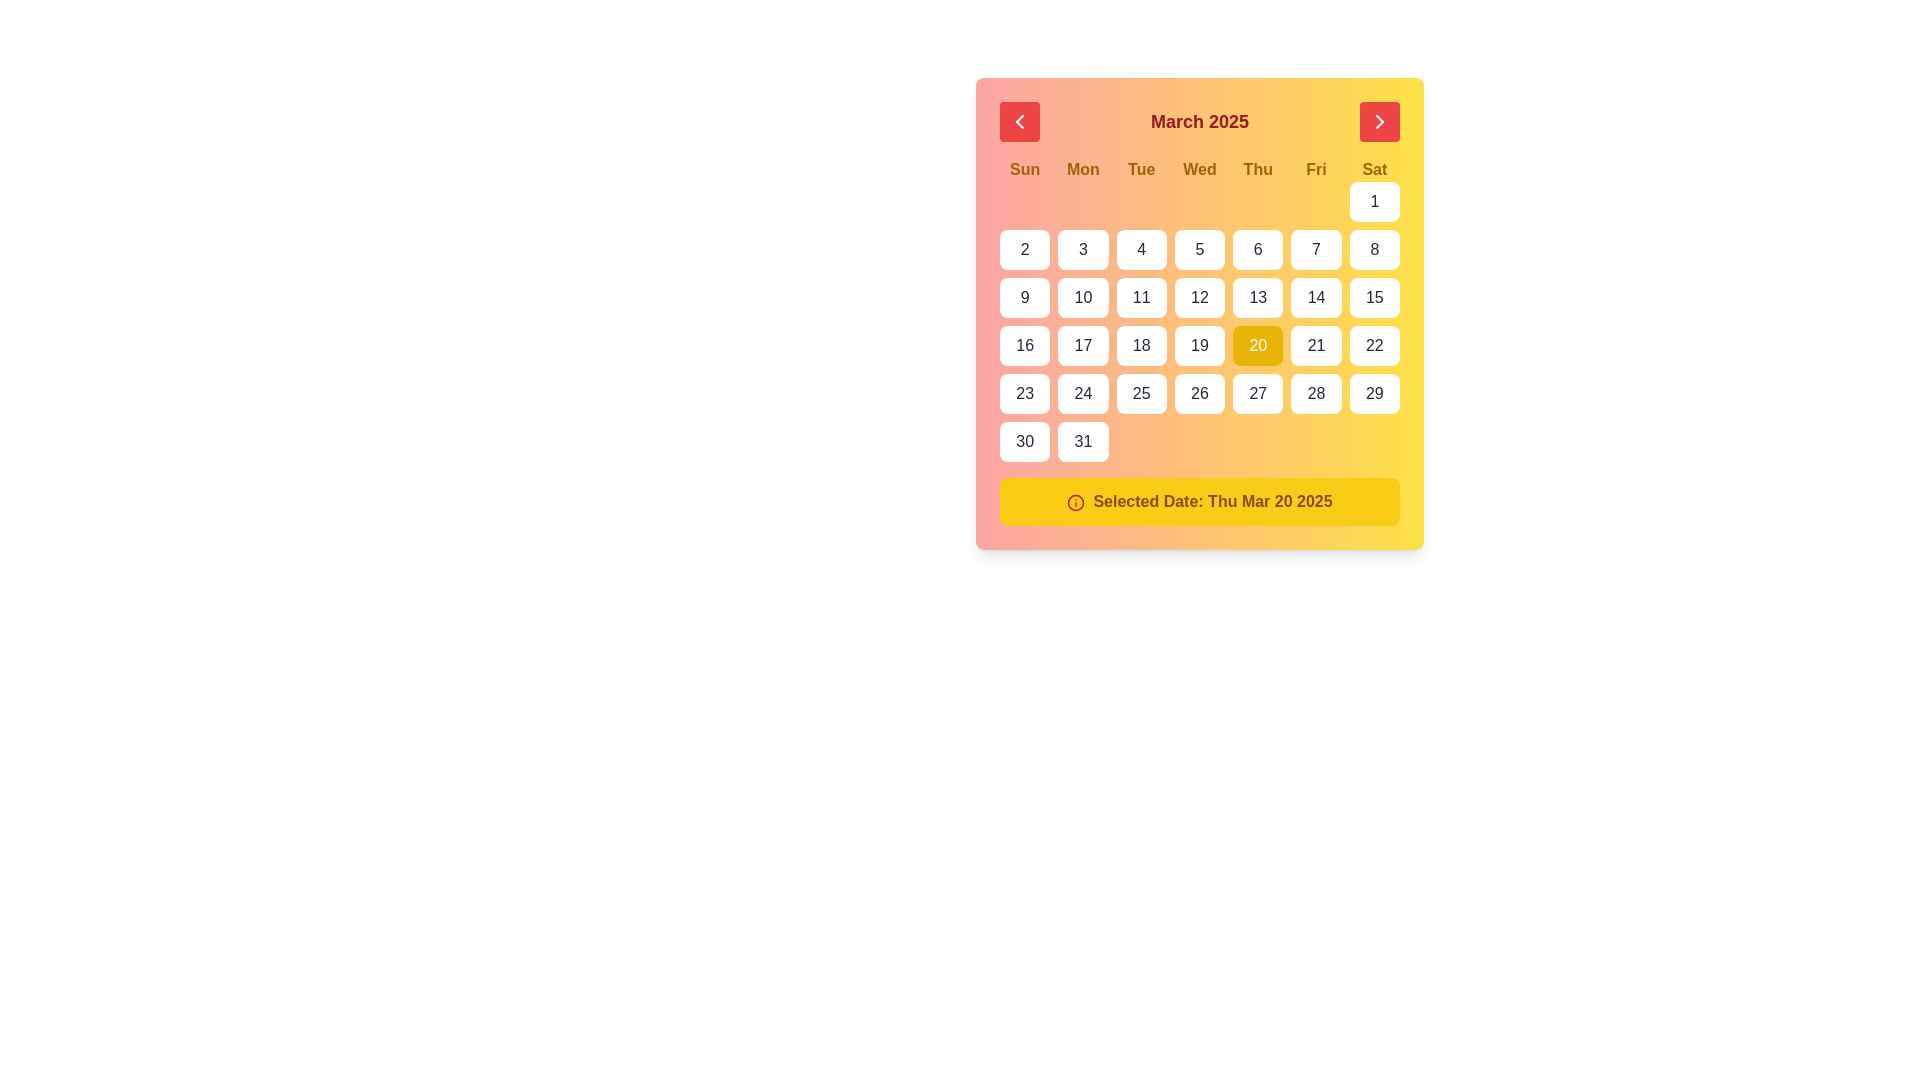 The width and height of the screenshot is (1920, 1080). Describe the element at coordinates (1257, 297) in the screenshot. I see `the square-shaped button with rounded corners labeled '13' in the calendar interface to trigger the hover effect` at that location.